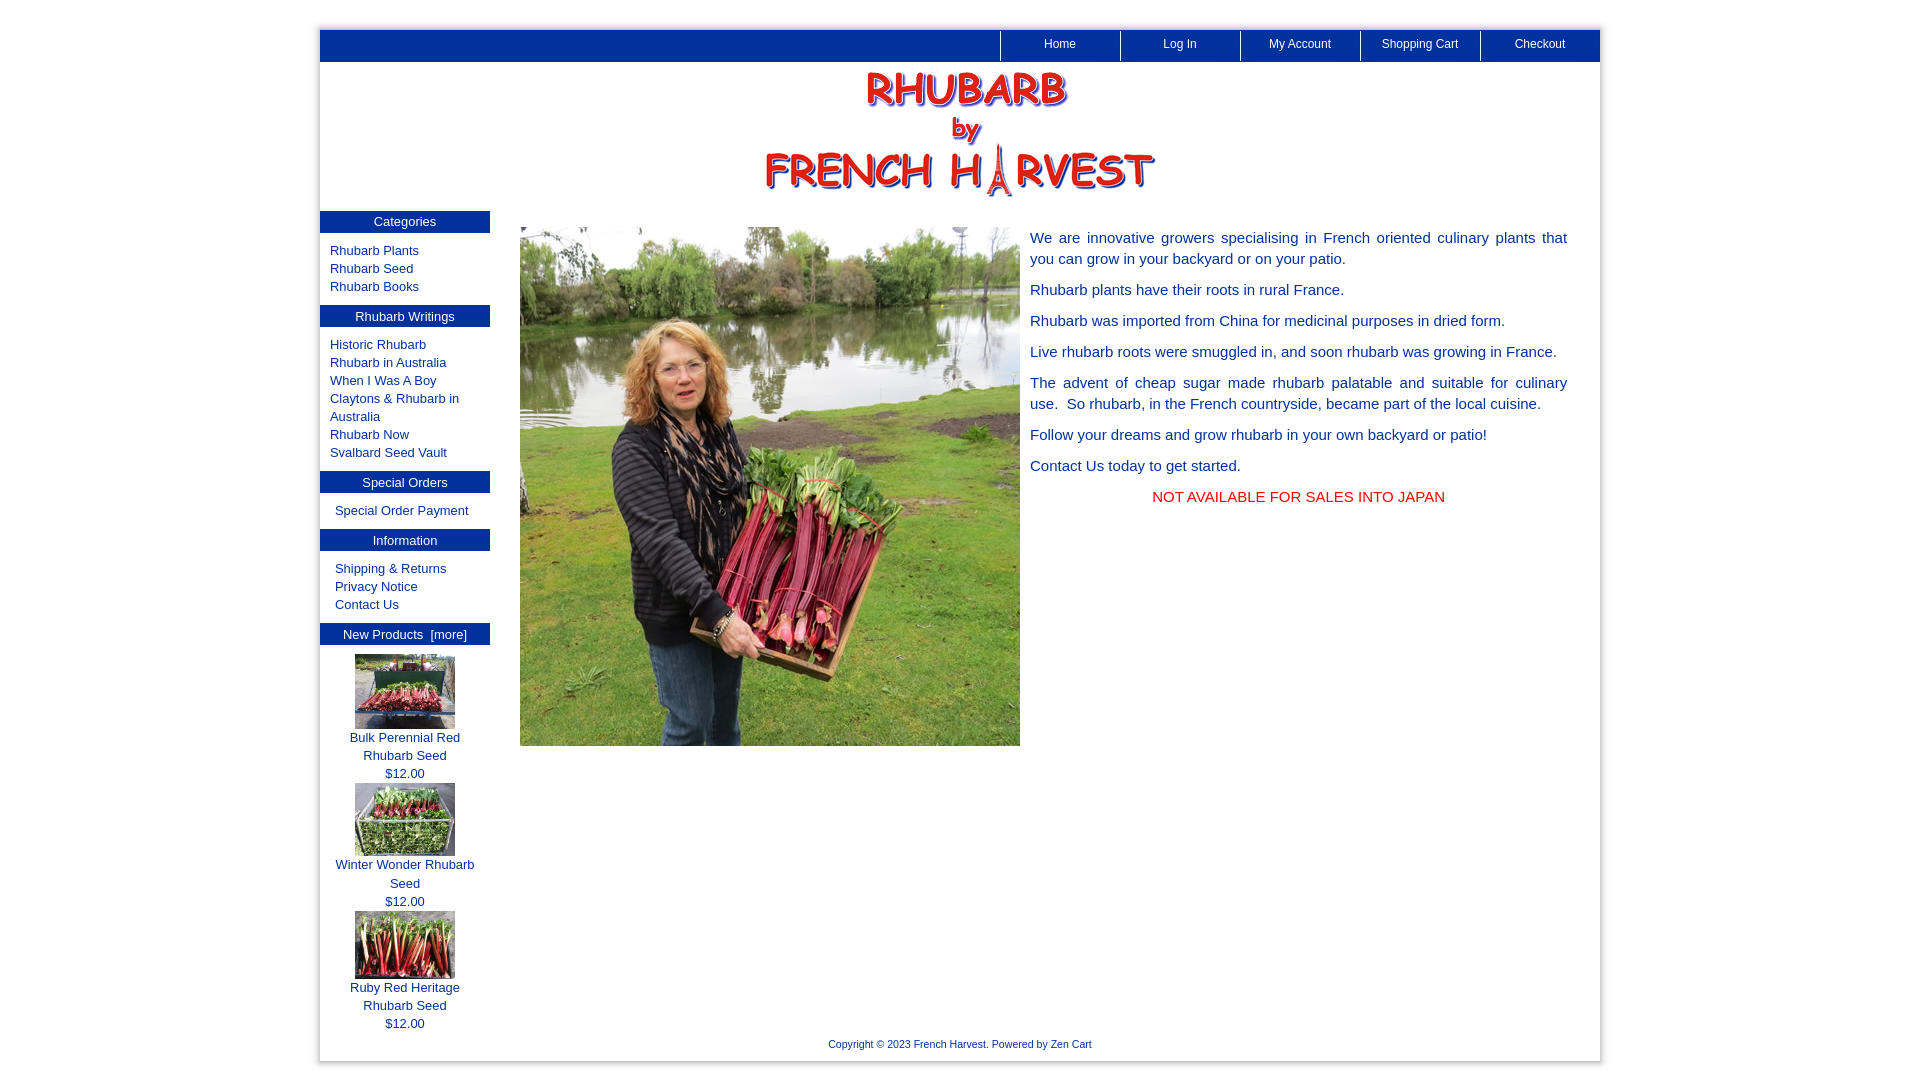 This screenshot has width=1920, height=1080. Describe the element at coordinates (330, 286) in the screenshot. I see `'Rhubarb Books'` at that location.